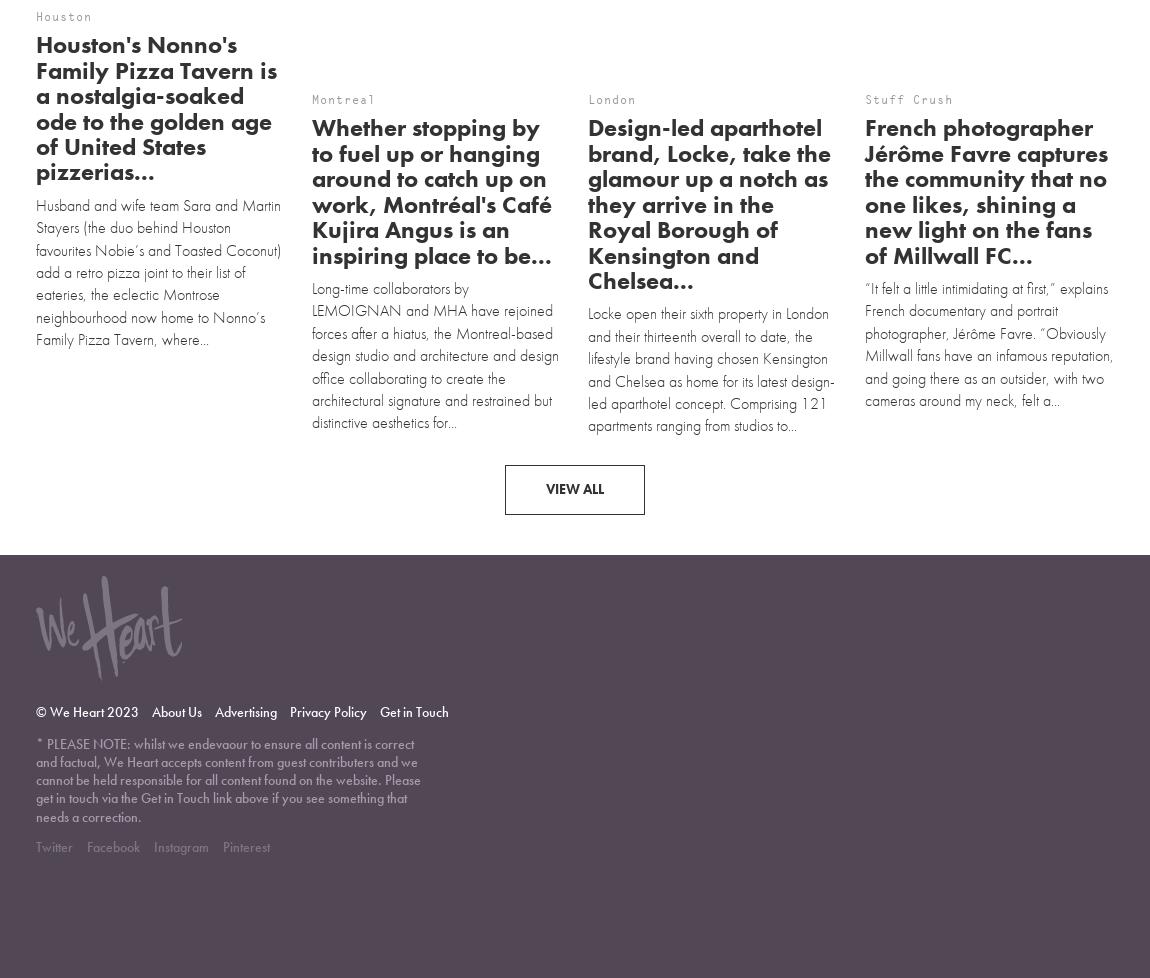 This screenshot has width=1150, height=978. What do you see at coordinates (863, 15) in the screenshot?
I see `'Stuff Crush'` at bounding box center [863, 15].